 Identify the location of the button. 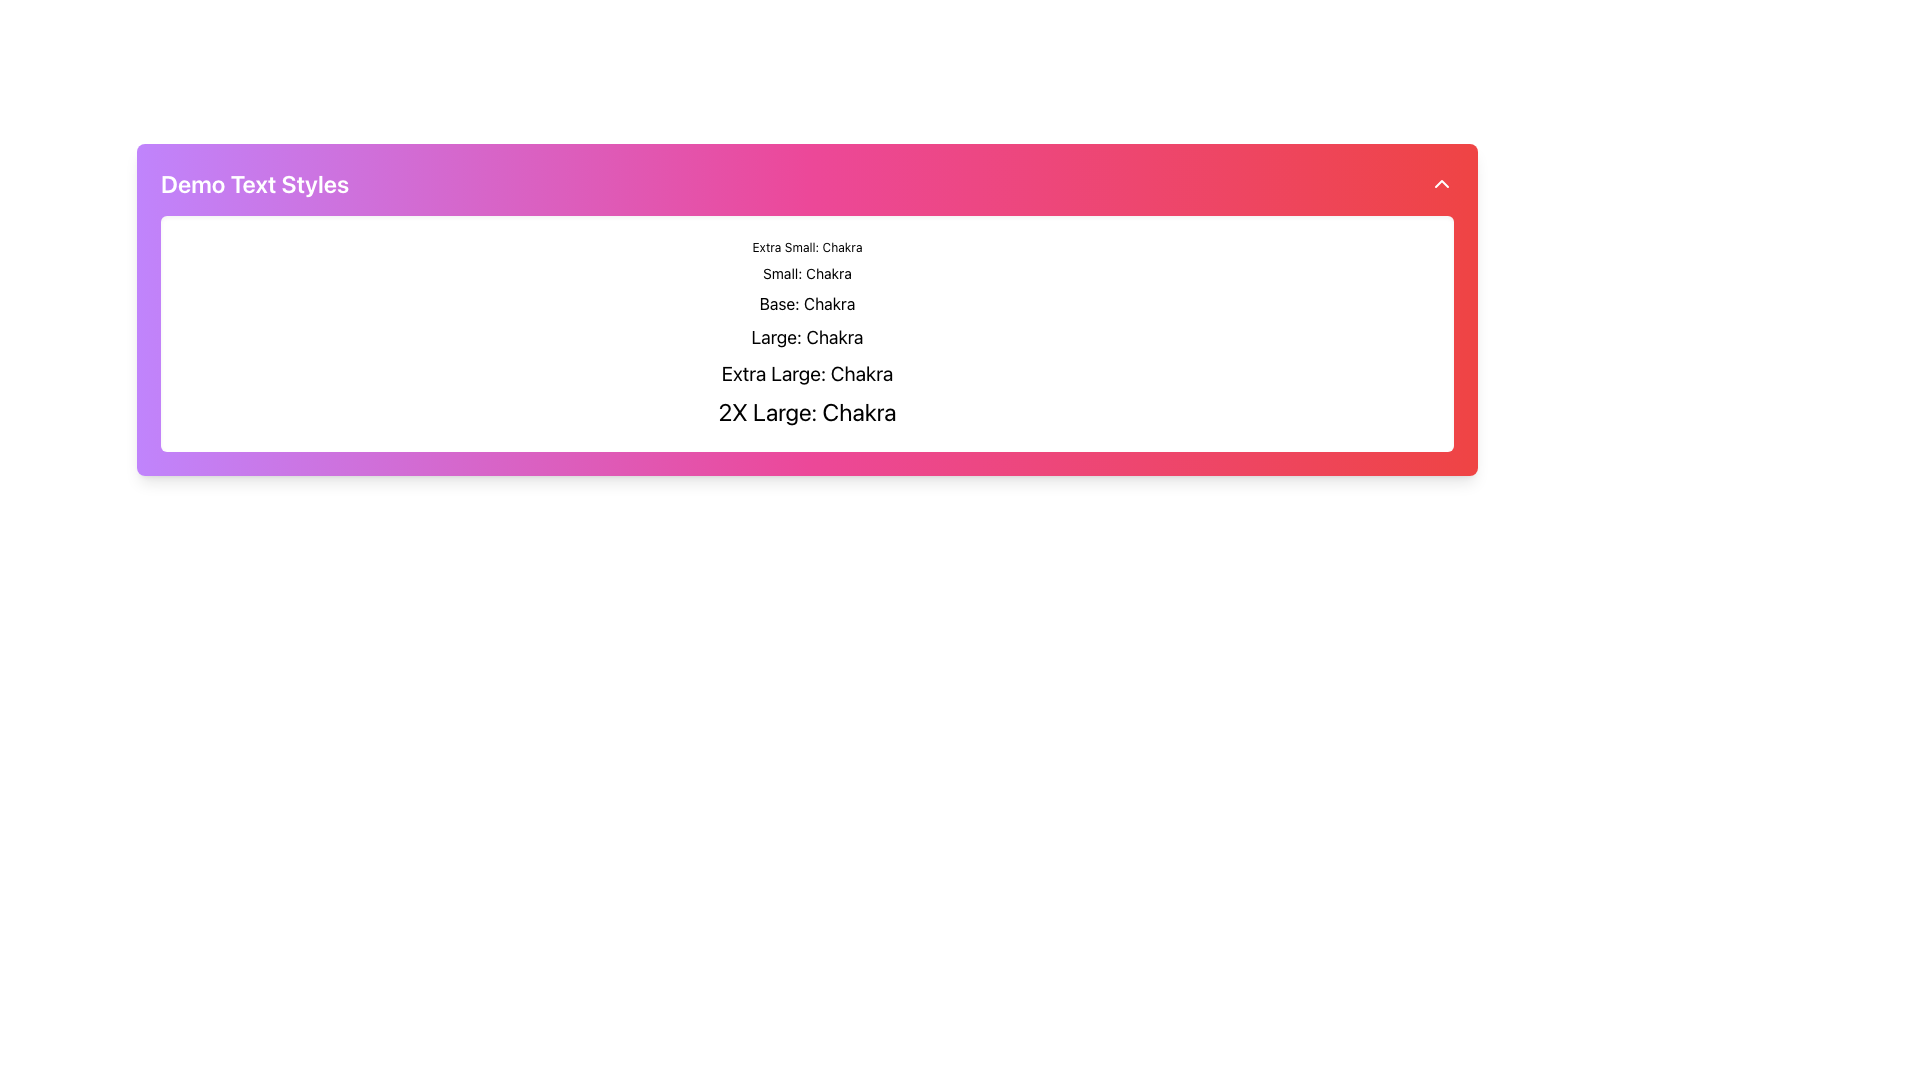
(1441, 184).